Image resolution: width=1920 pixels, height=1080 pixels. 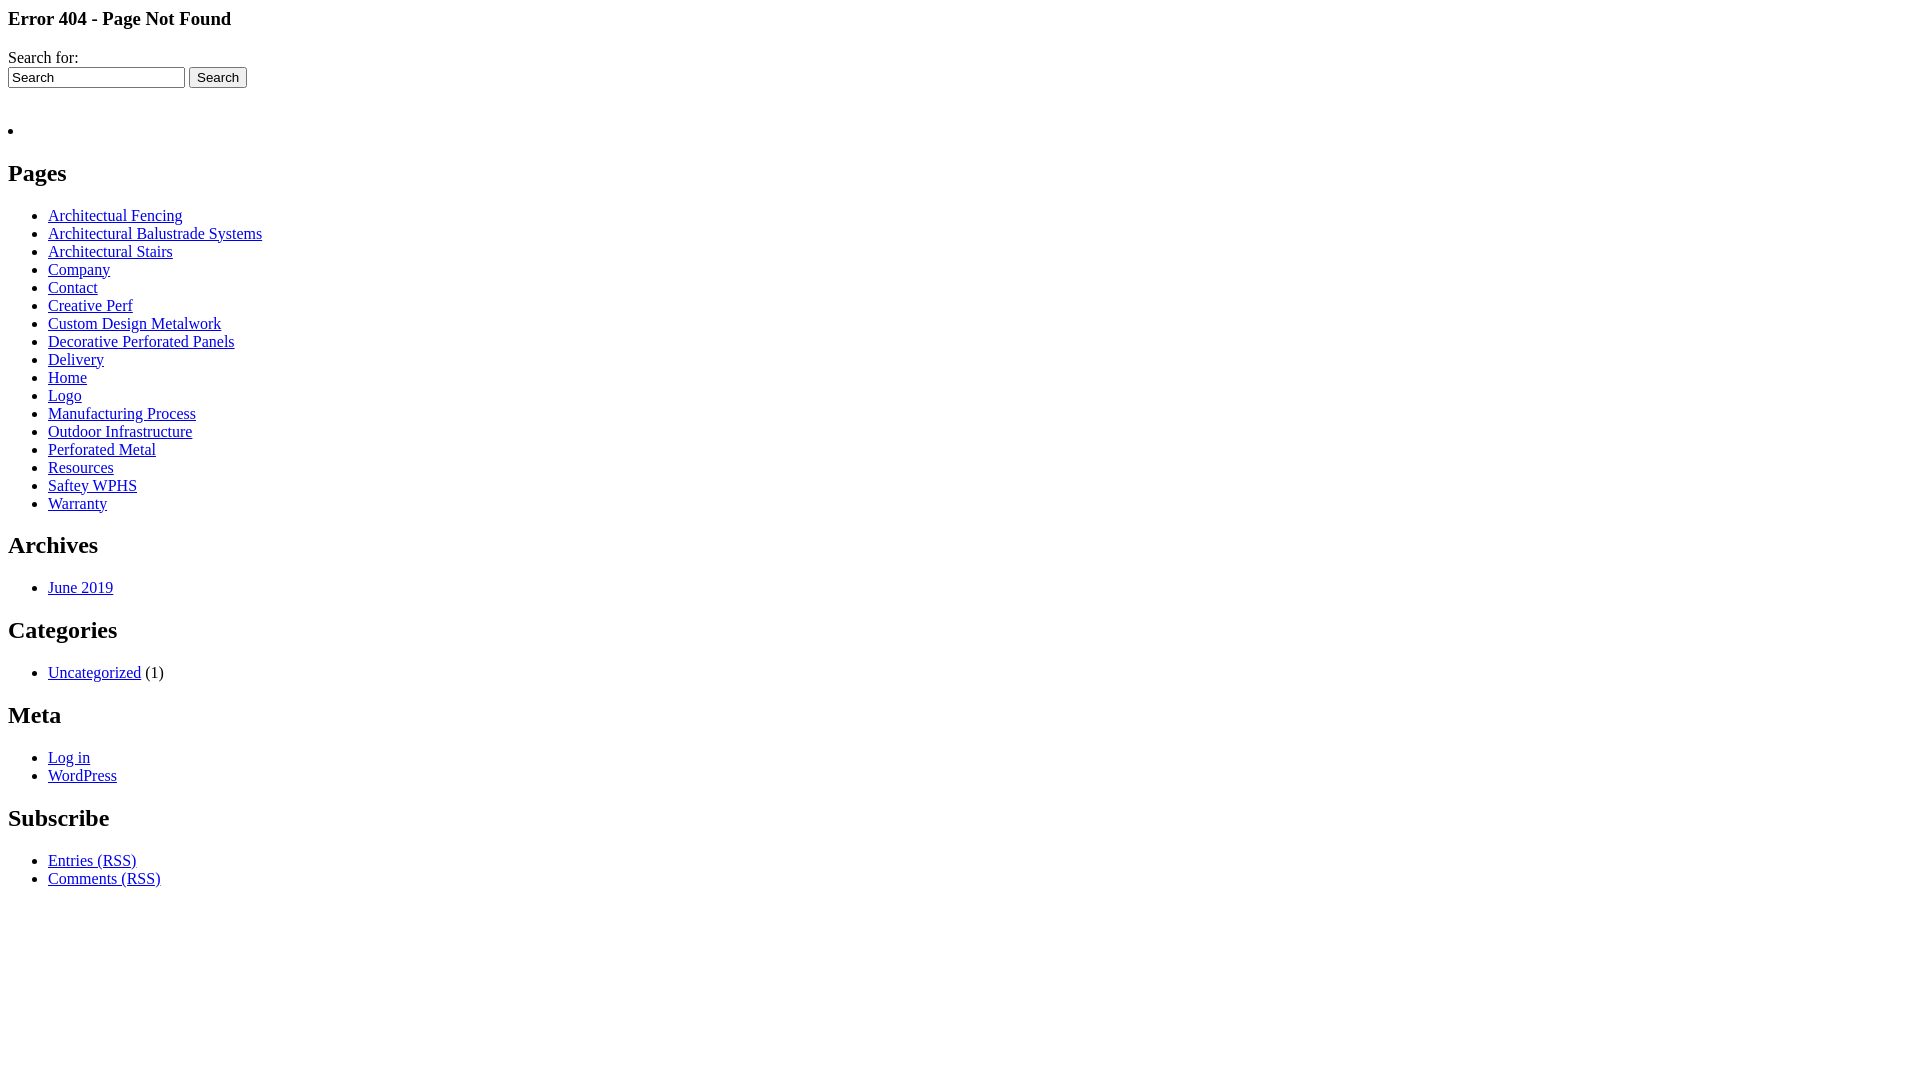 I want to click on 'Contact', so click(x=72, y=287).